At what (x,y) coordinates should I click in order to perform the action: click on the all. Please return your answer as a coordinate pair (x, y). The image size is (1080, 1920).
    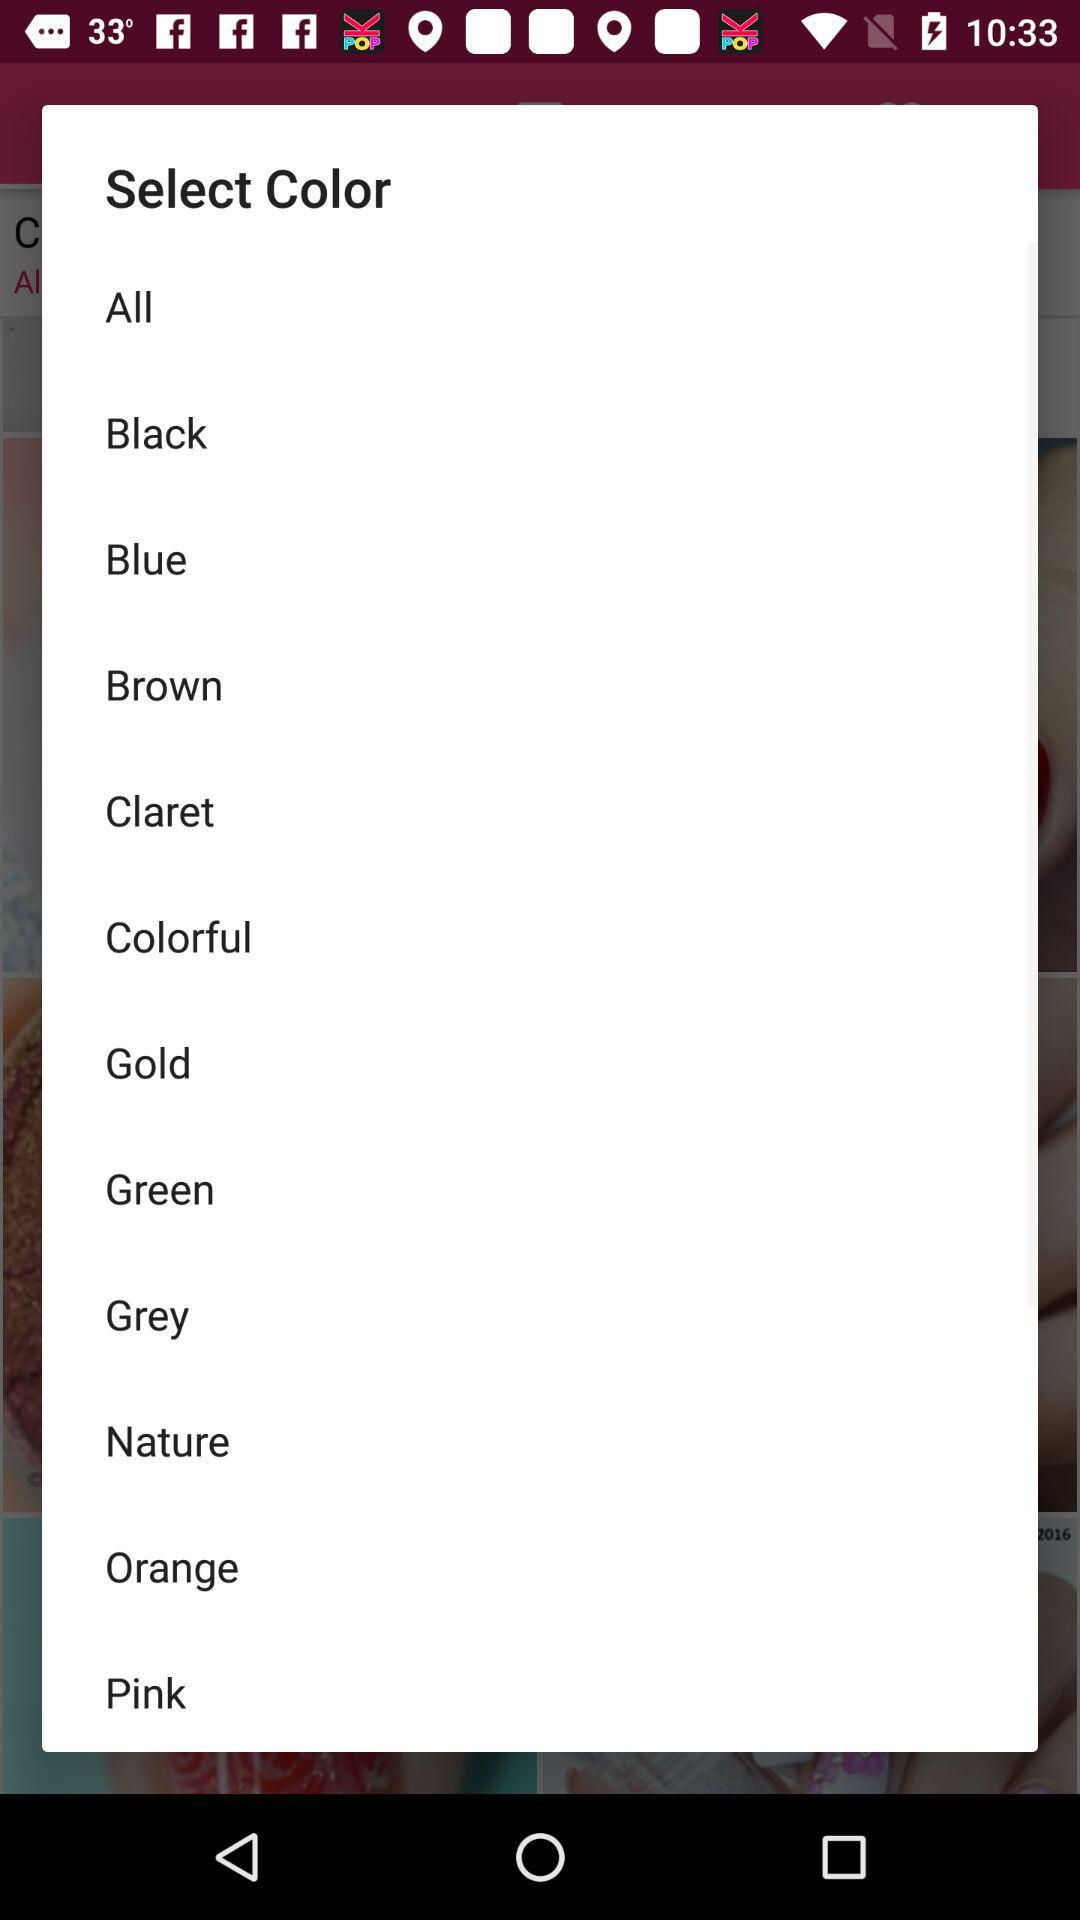
    Looking at the image, I should click on (540, 305).